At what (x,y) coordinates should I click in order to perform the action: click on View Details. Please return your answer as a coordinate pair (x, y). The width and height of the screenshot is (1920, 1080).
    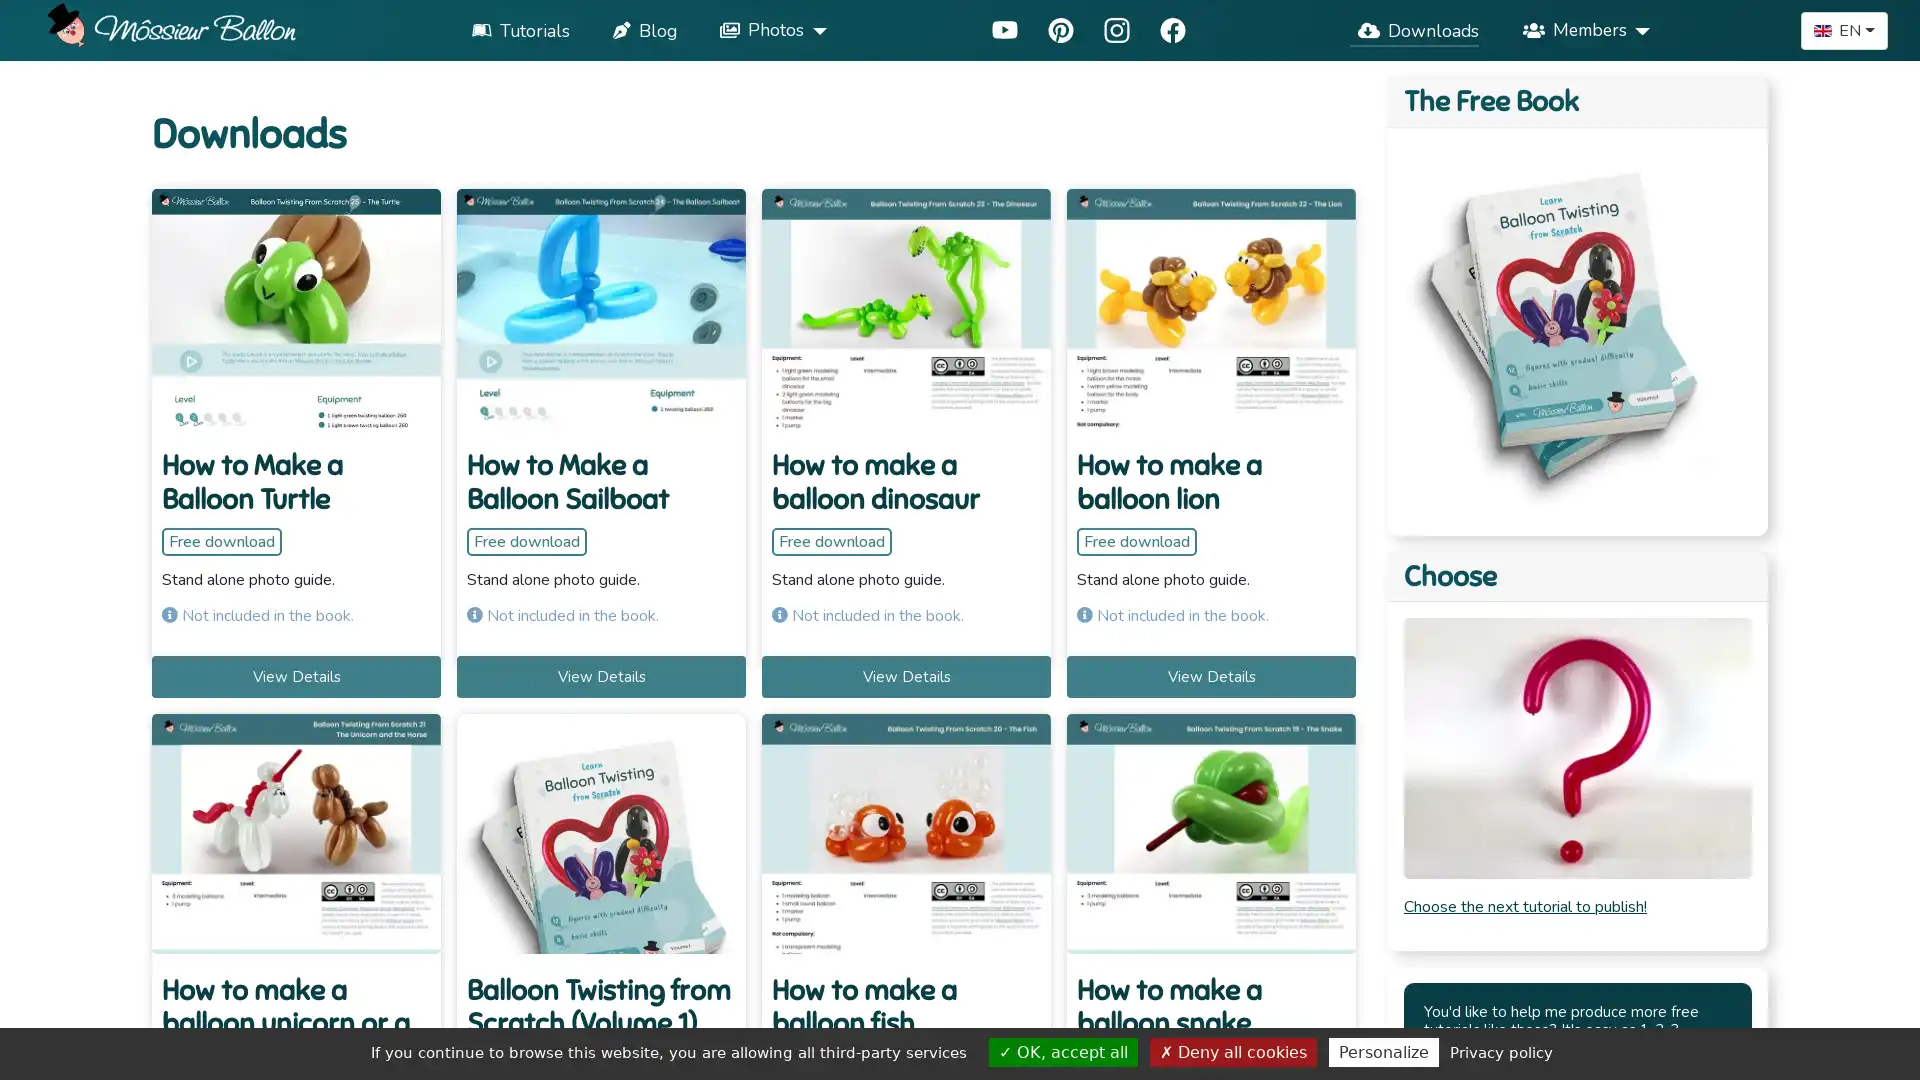
    Looking at the image, I should click on (1210, 675).